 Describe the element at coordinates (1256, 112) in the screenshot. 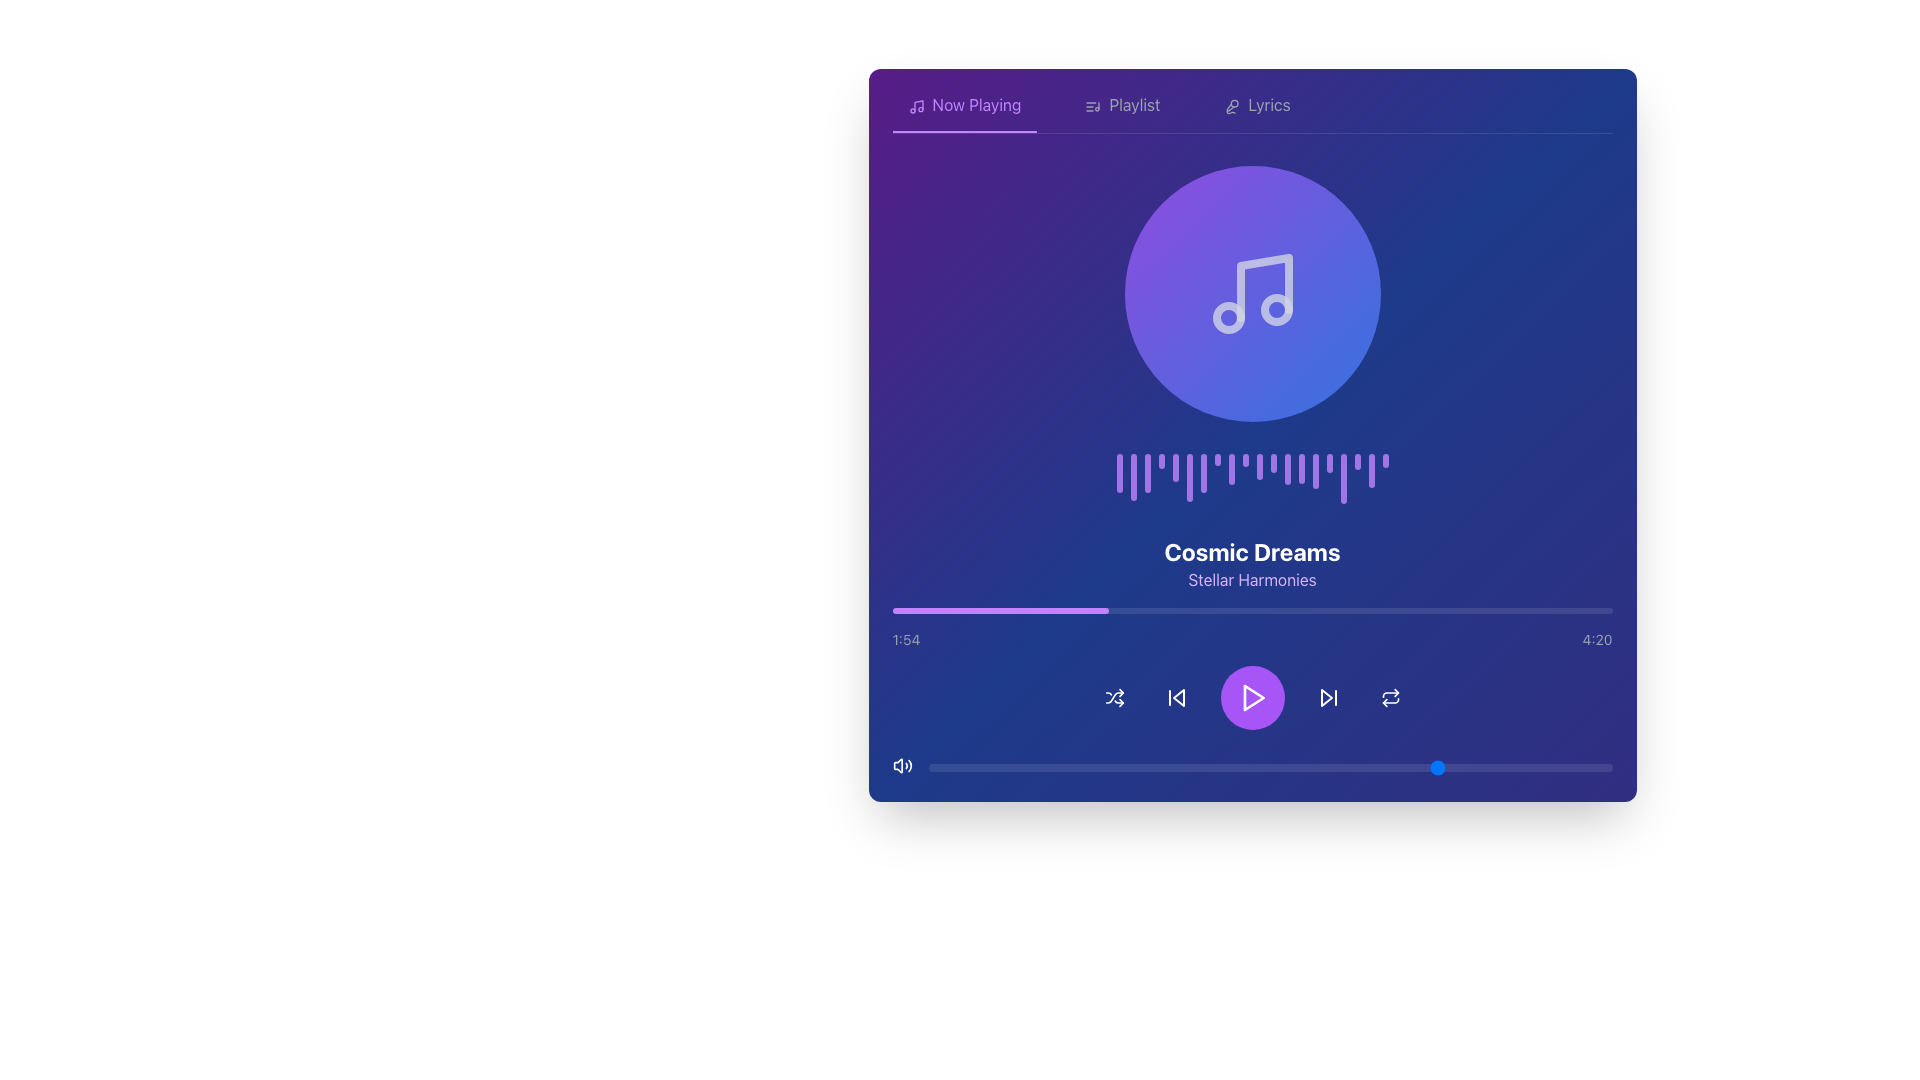

I see `the 'Lyrics' clickable text element, which is styled in light gray and changes to purple on hover, using keyboard navigation` at that location.